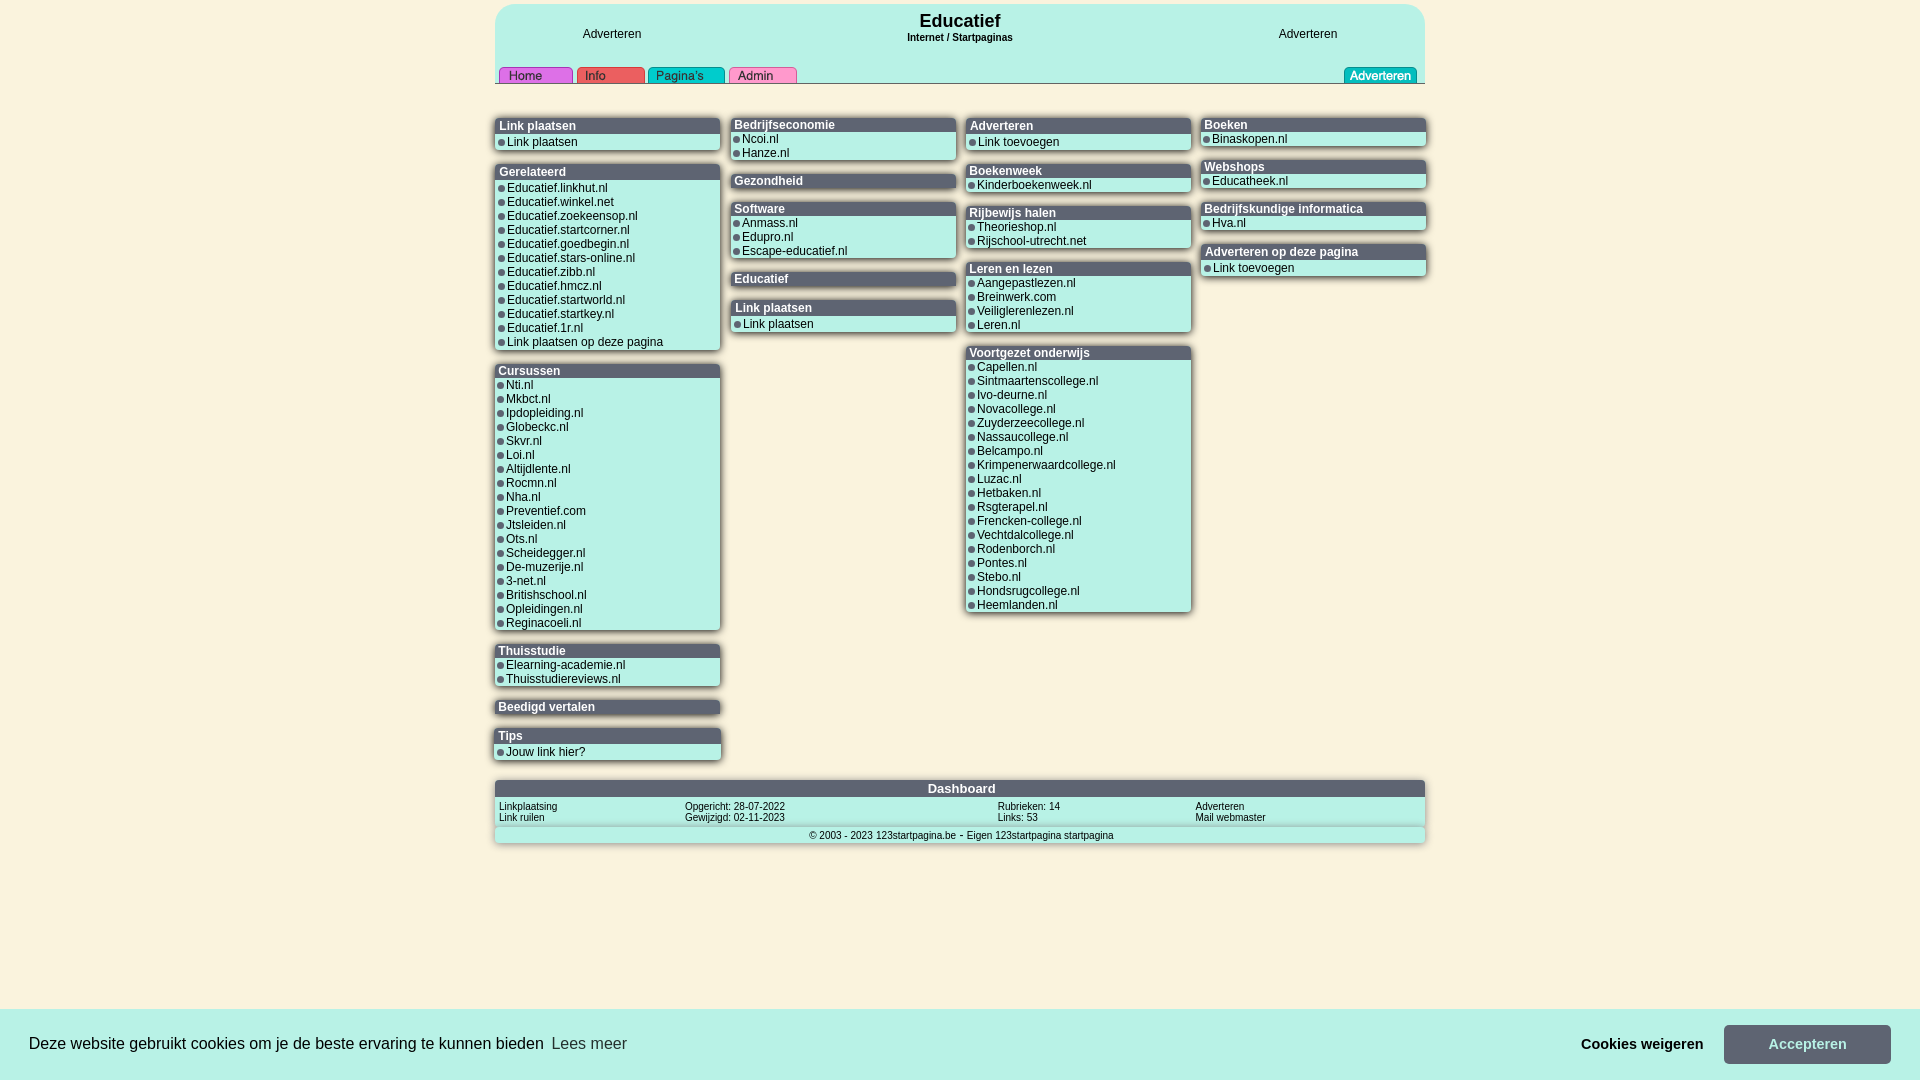 The image size is (1920, 1080). What do you see at coordinates (1229, 817) in the screenshot?
I see `'Mail webmaster'` at bounding box center [1229, 817].